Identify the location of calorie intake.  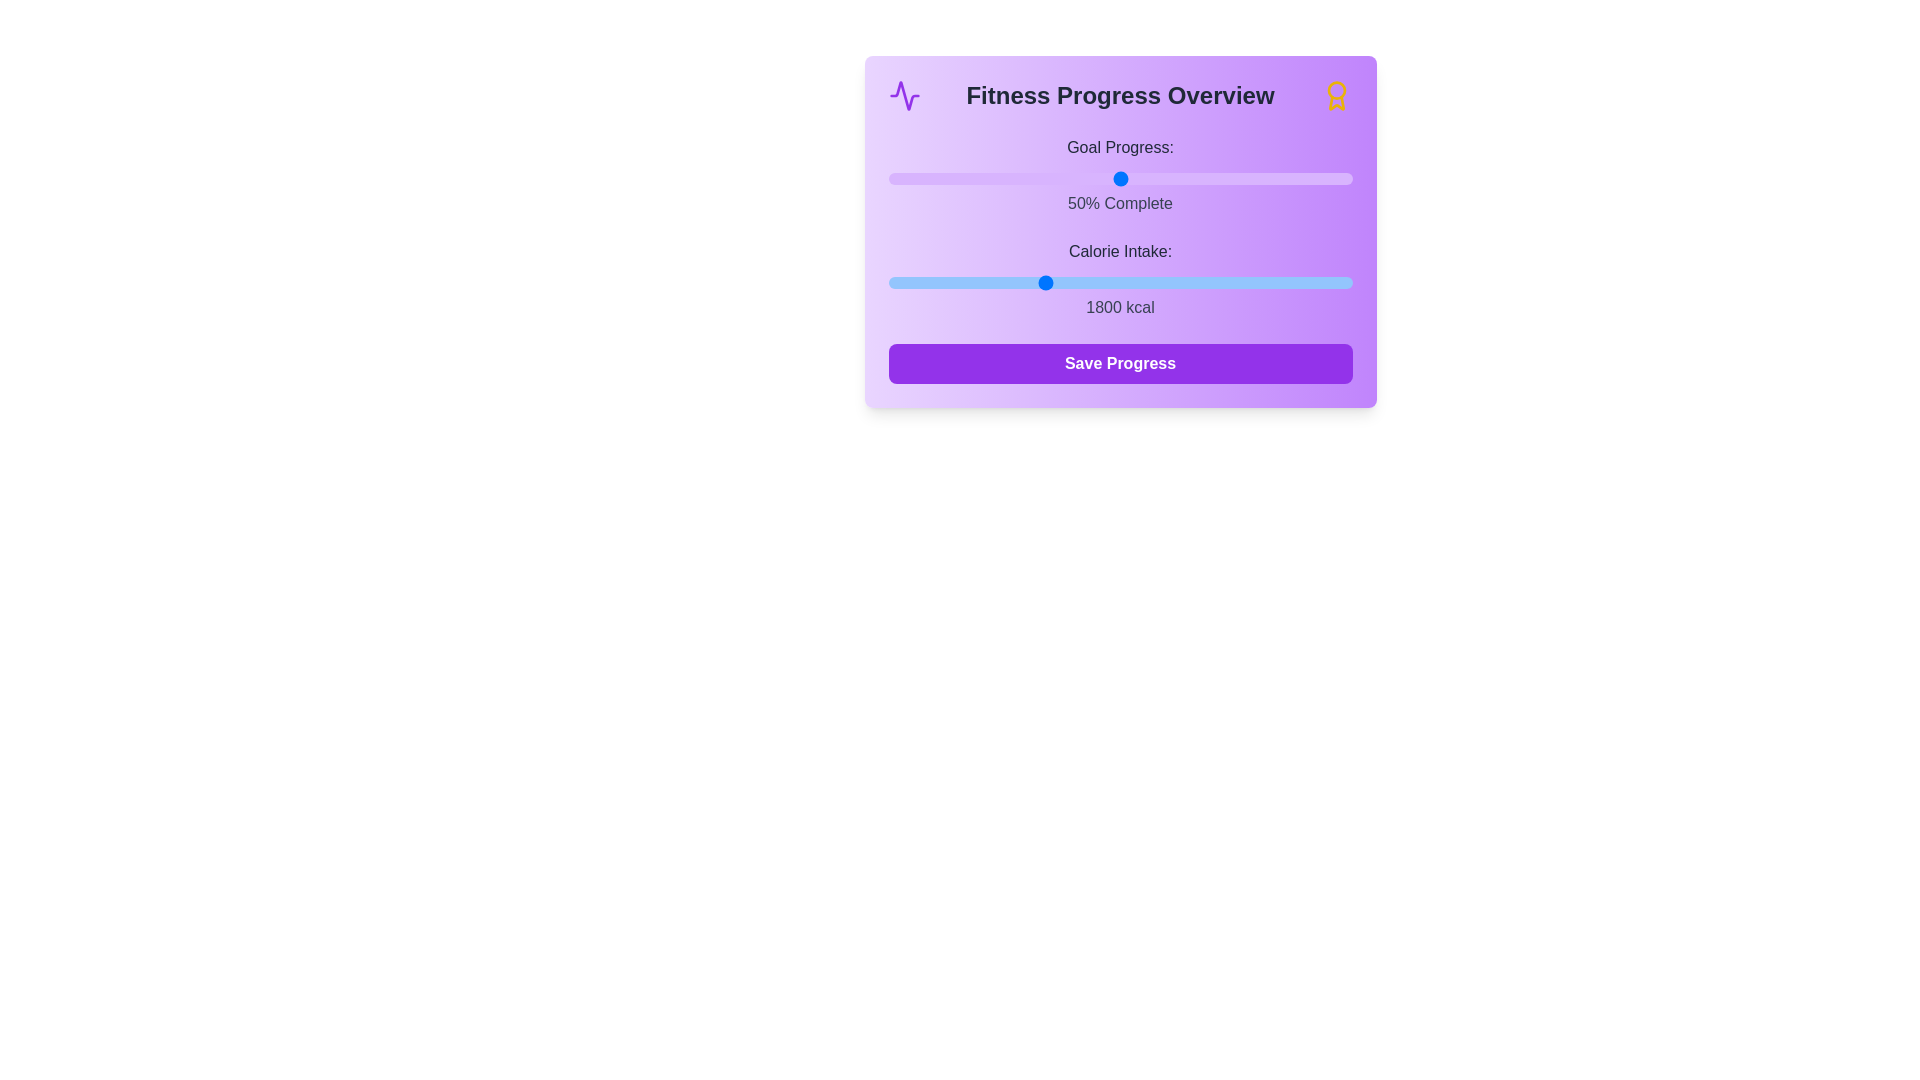
(953, 282).